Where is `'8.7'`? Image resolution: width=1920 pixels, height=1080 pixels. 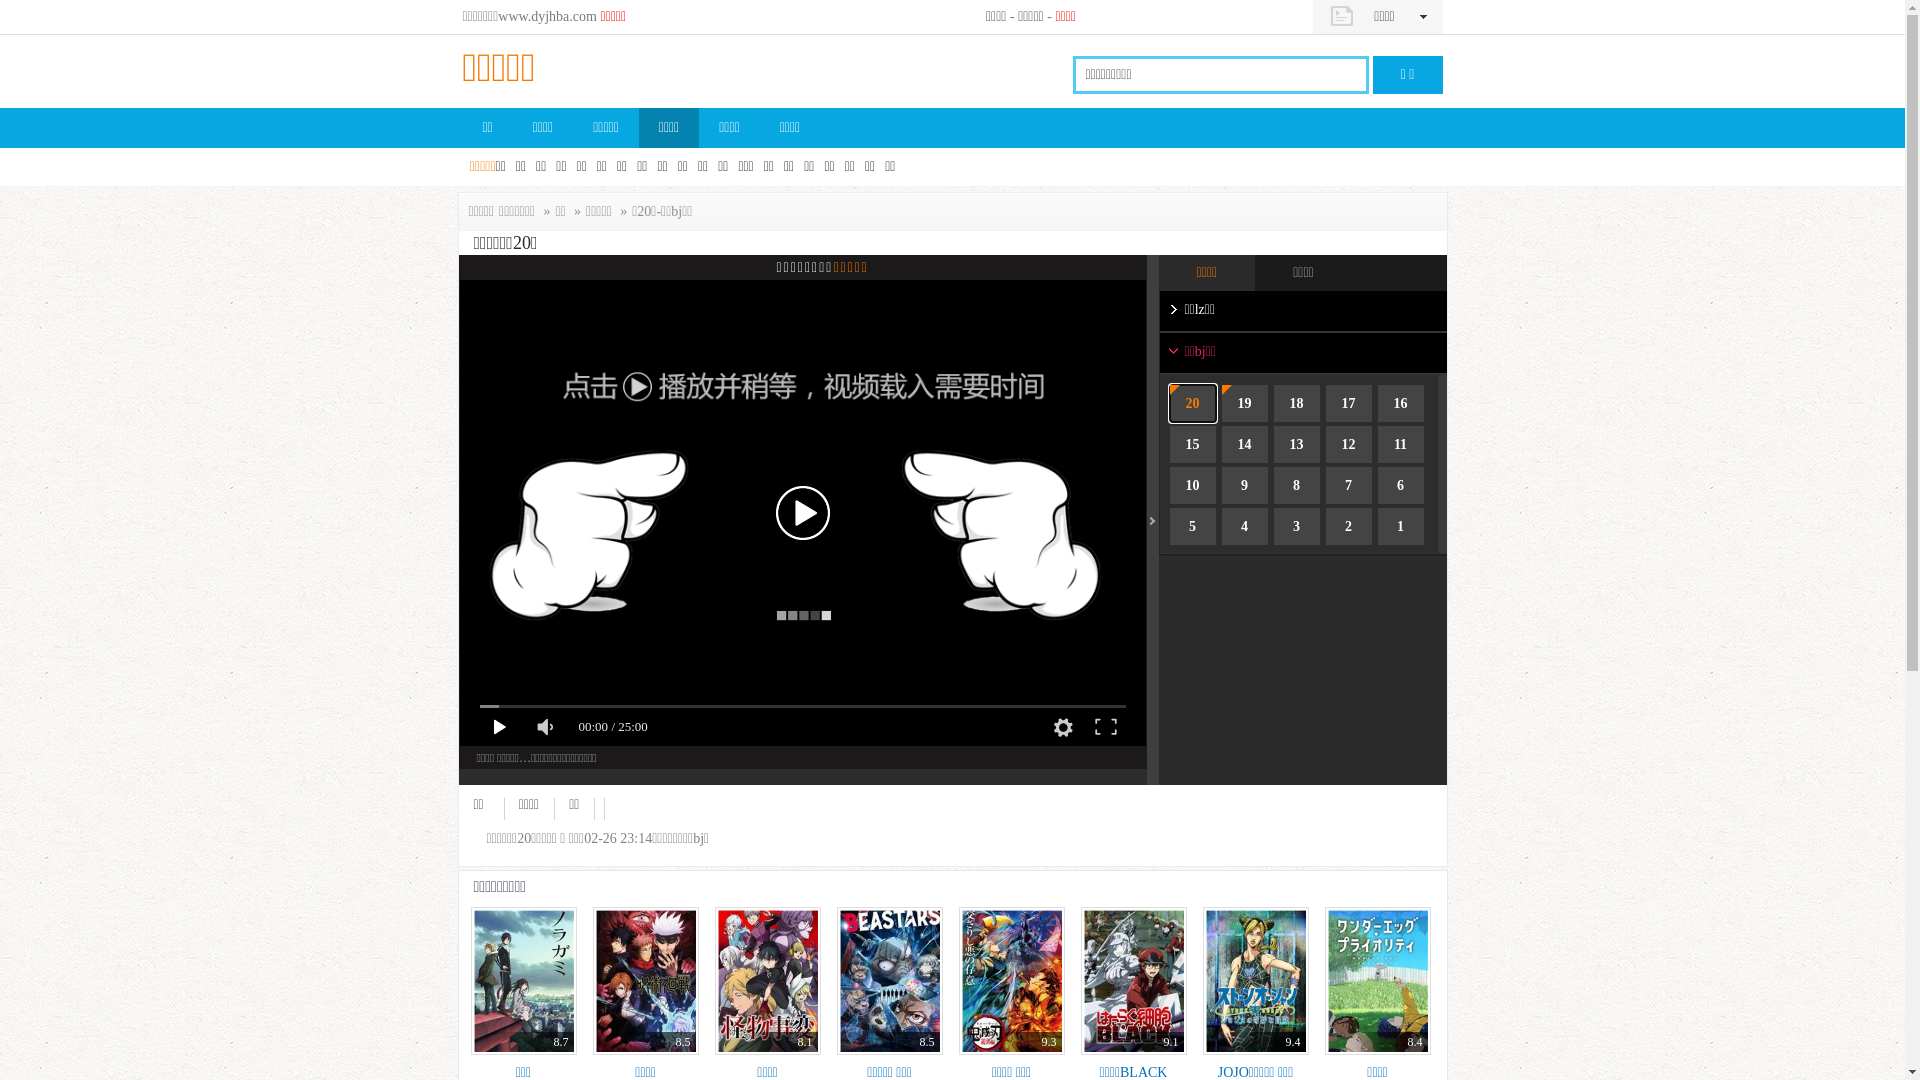 '8.7' is located at coordinates (469, 979).